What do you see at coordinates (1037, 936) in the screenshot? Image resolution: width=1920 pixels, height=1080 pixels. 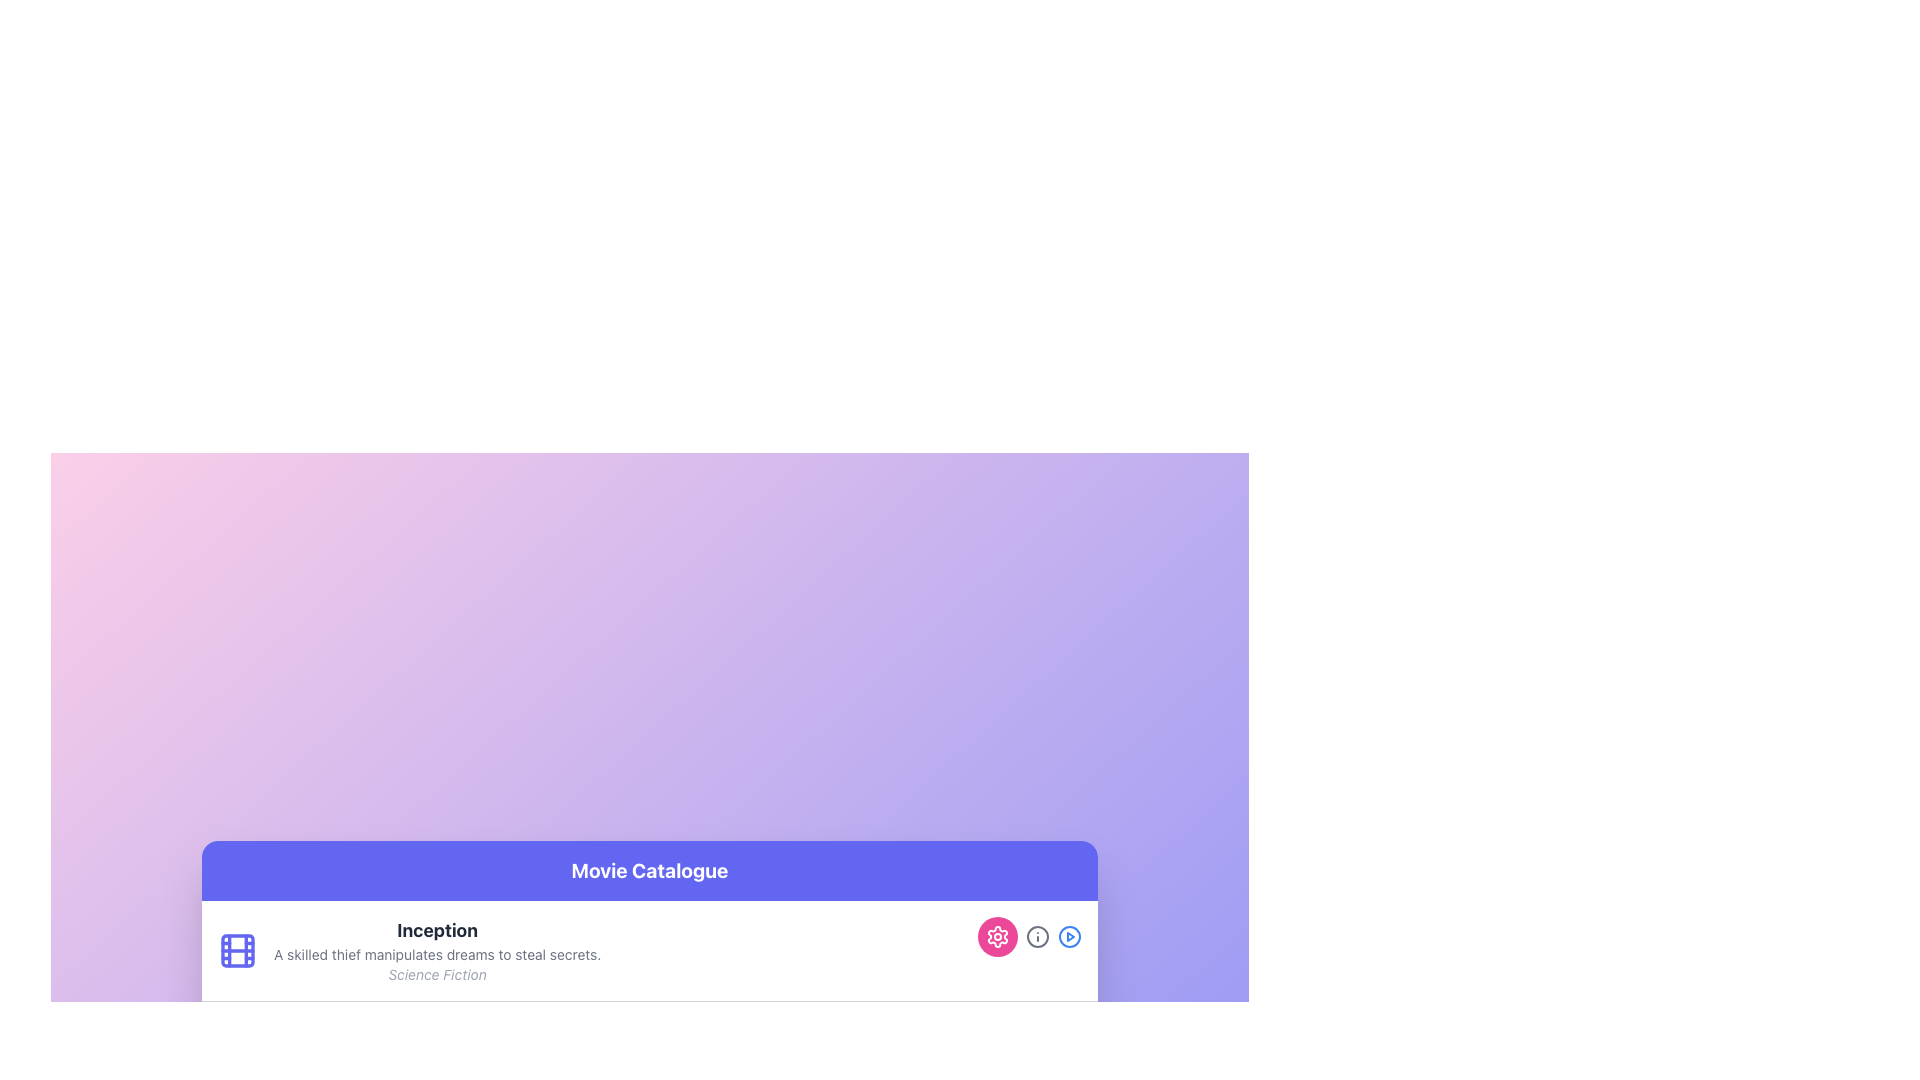 I see `the information icon located under the 'Movie Catalogue' section, positioned between a pink circular settings icon and a blue play icon` at bounding box center [1037, 936].